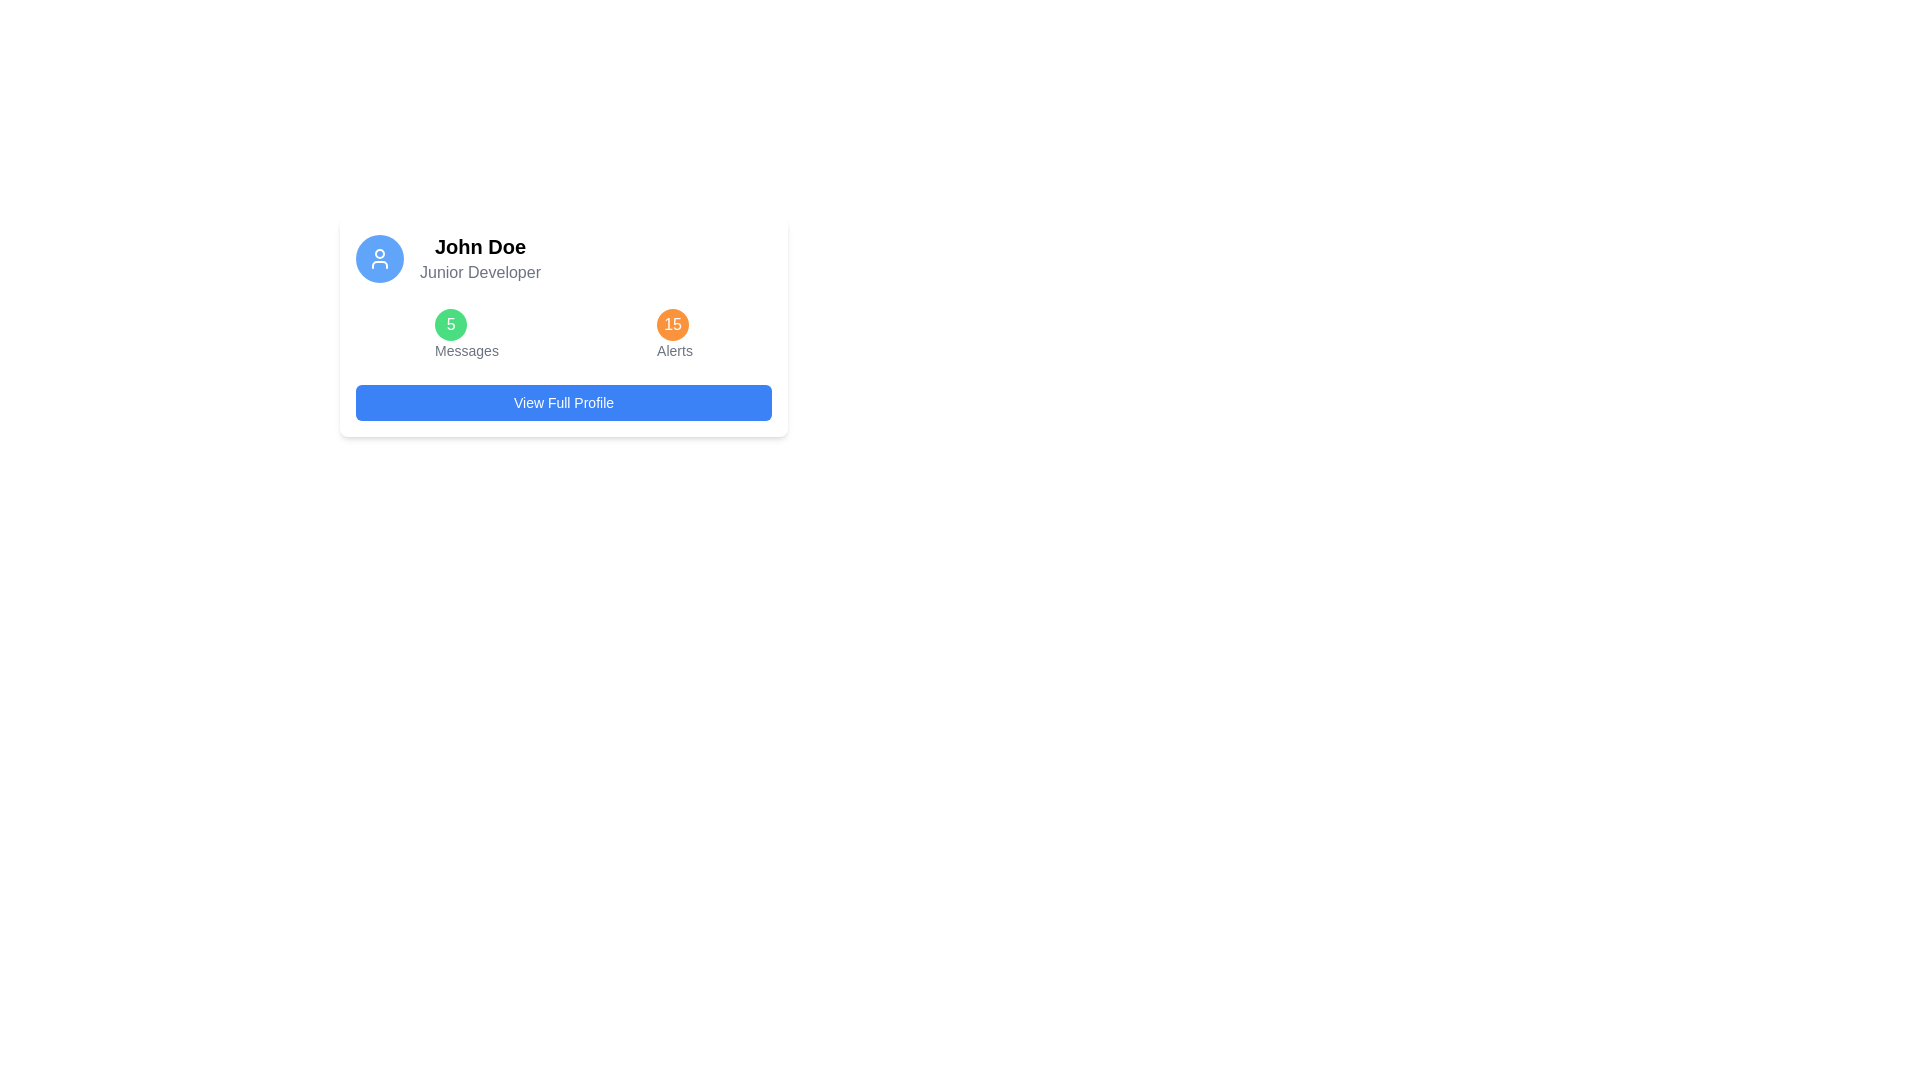 The width and height of the screenshot is (1920, 1080). What do you see at coordinates (480, 245) in the screenshot?
I see `the text label displaying 'John Doe', which is styled in bold and larger font, located above the subtitle 'Junior Developer' within the card layout` at bounding box center [480, 245].